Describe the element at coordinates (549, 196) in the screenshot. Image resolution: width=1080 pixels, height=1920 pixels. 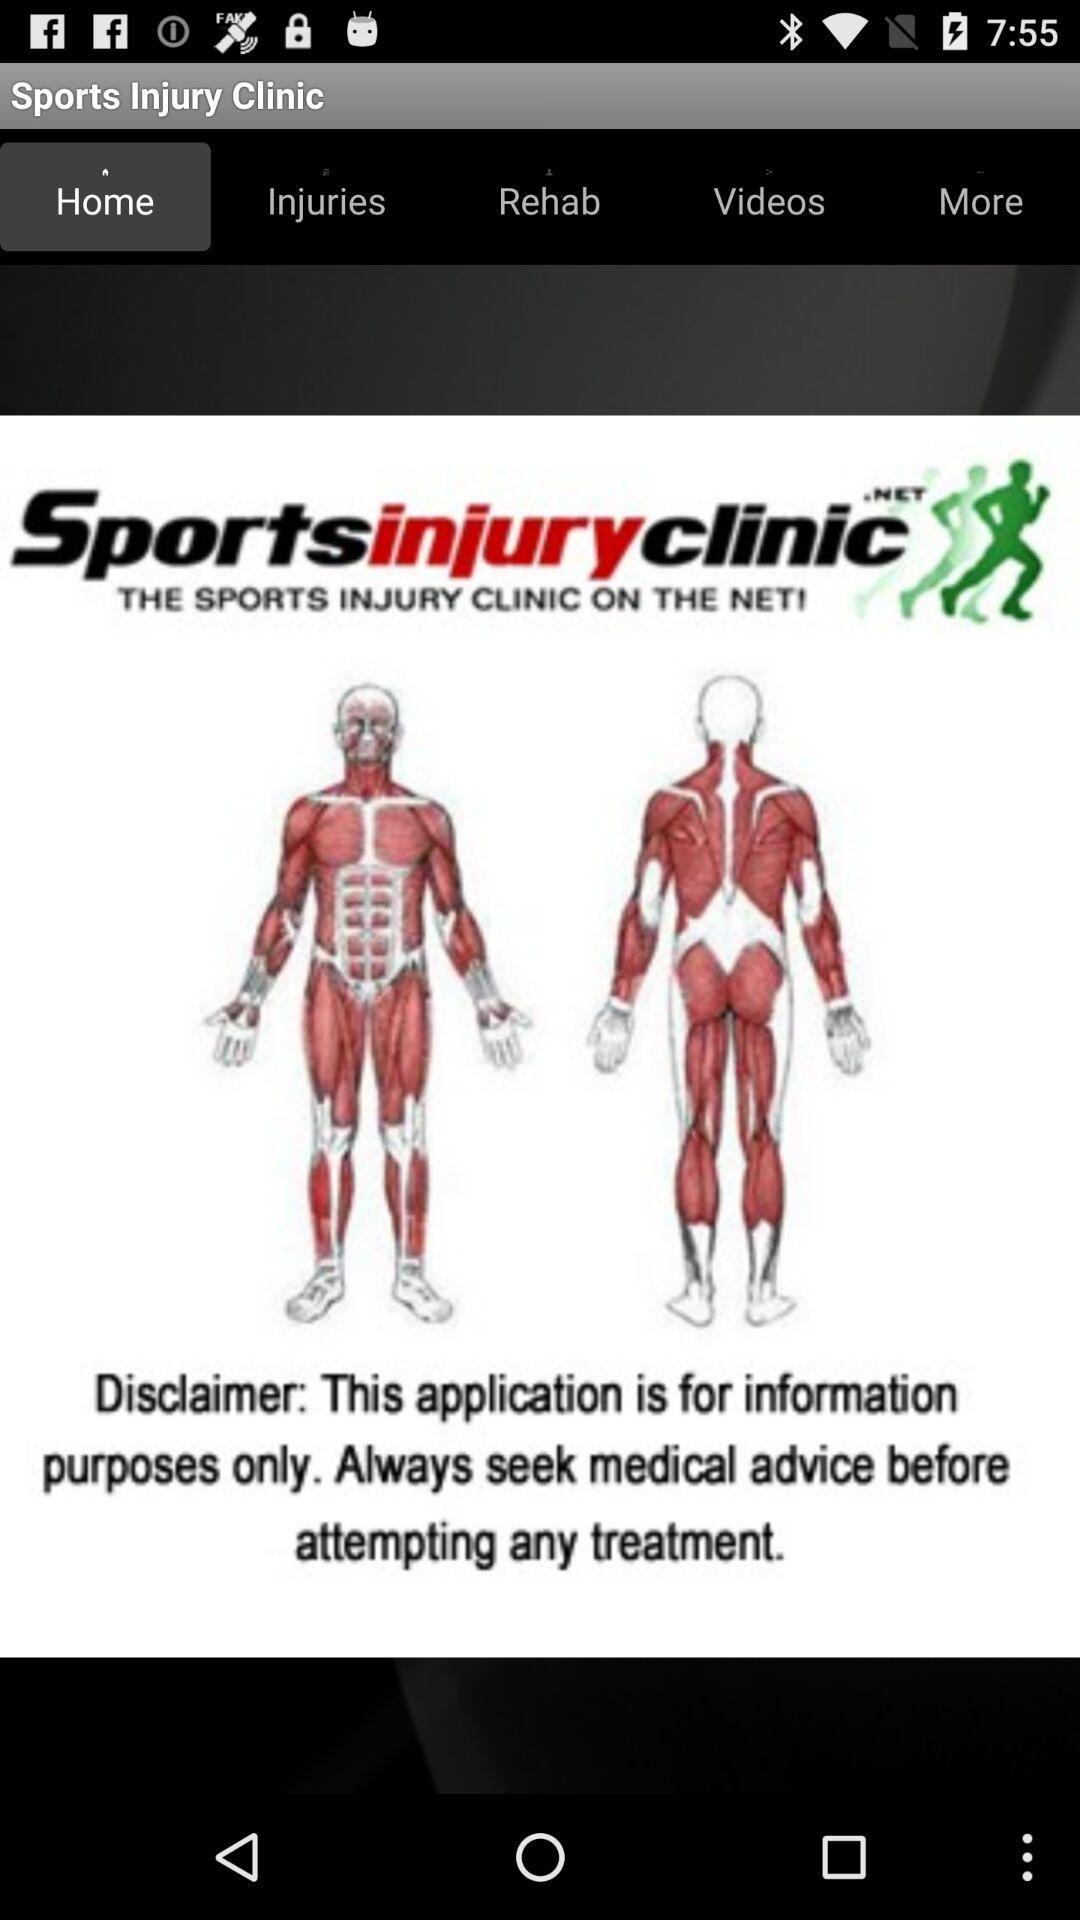
I see `icon to the left of the videos` at that location.